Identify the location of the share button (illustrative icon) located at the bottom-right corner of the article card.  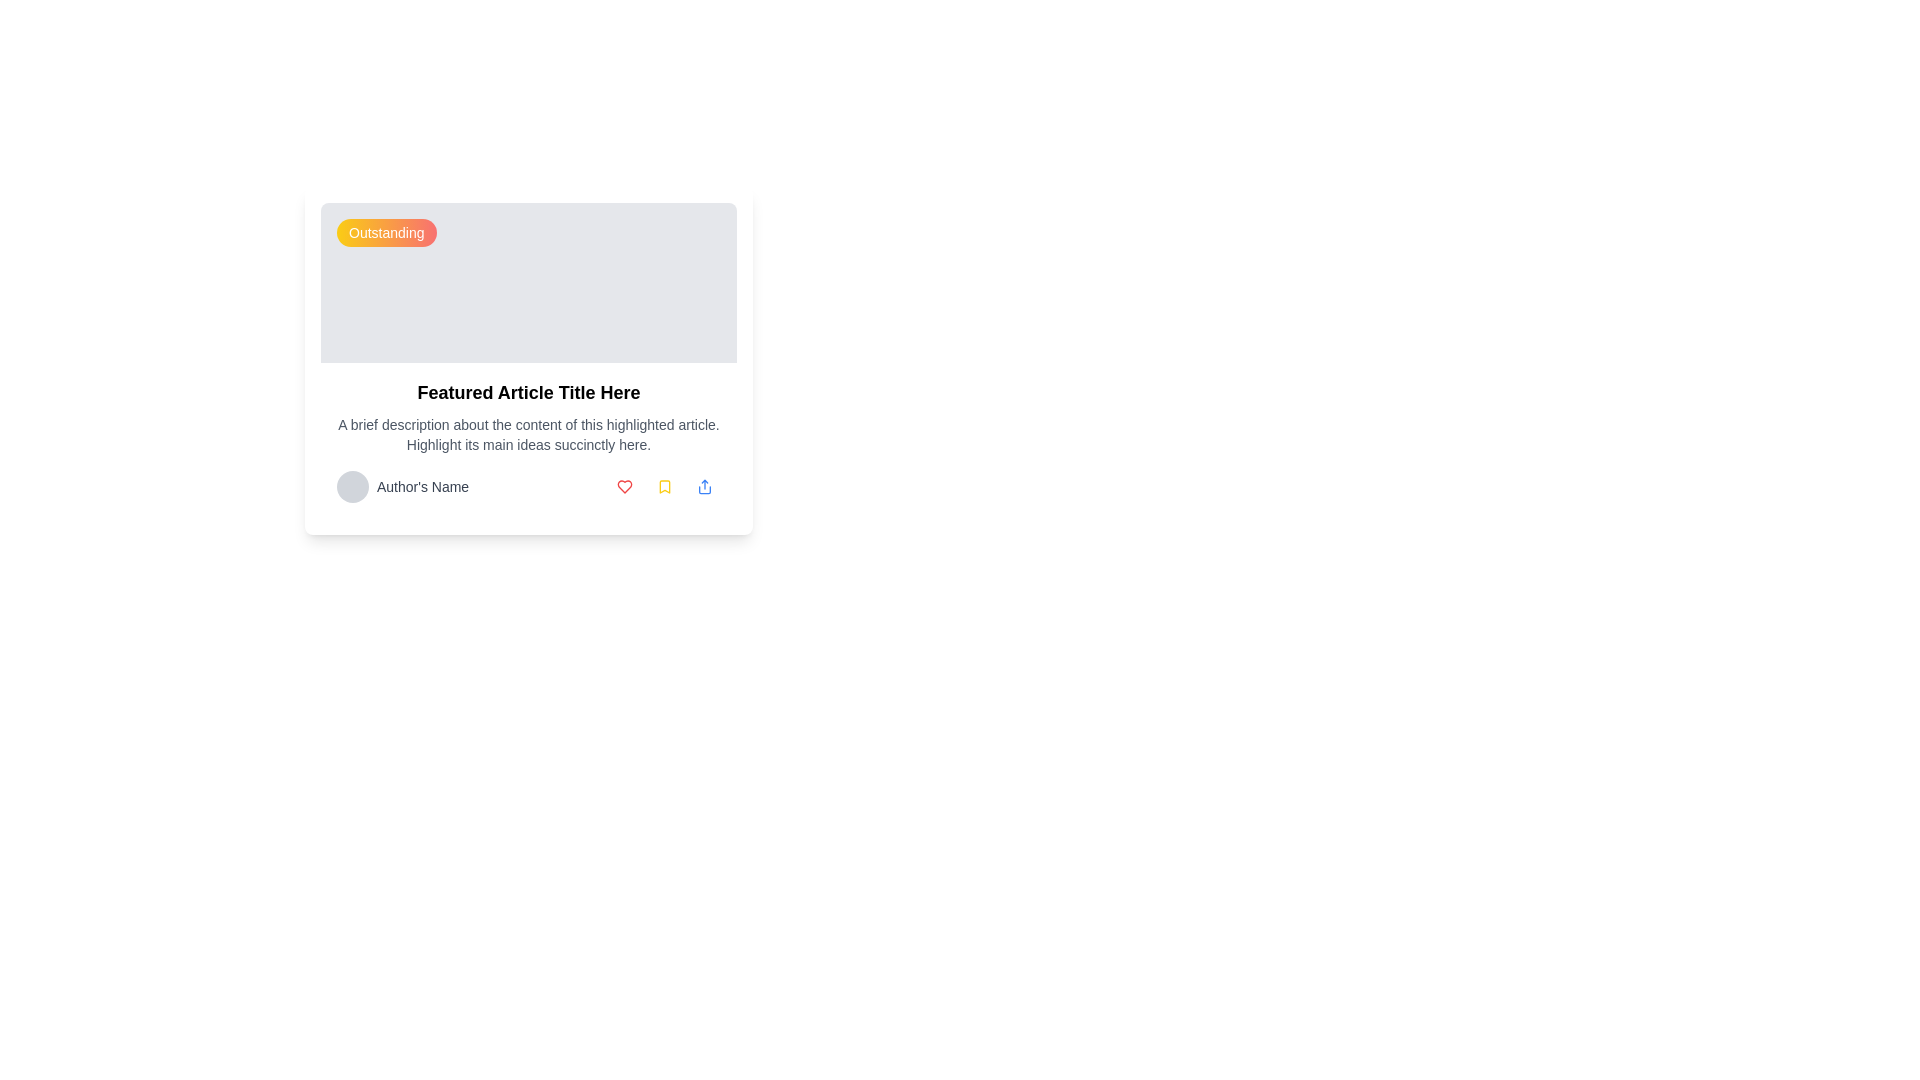
(705, 486).